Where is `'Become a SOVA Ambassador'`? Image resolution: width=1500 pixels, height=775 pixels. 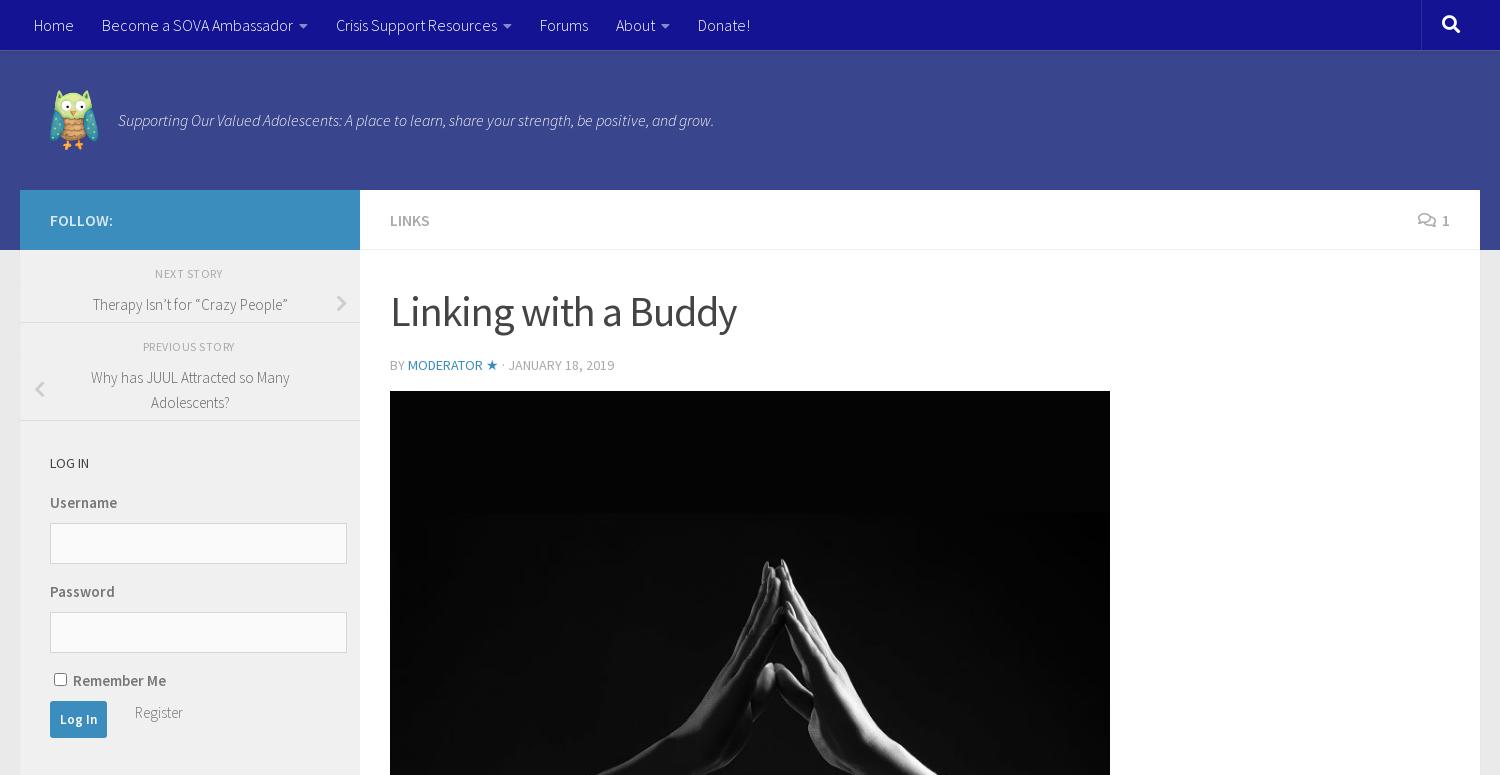 'Become a SOVA Ambassador' is located at coordinates (196, 25).